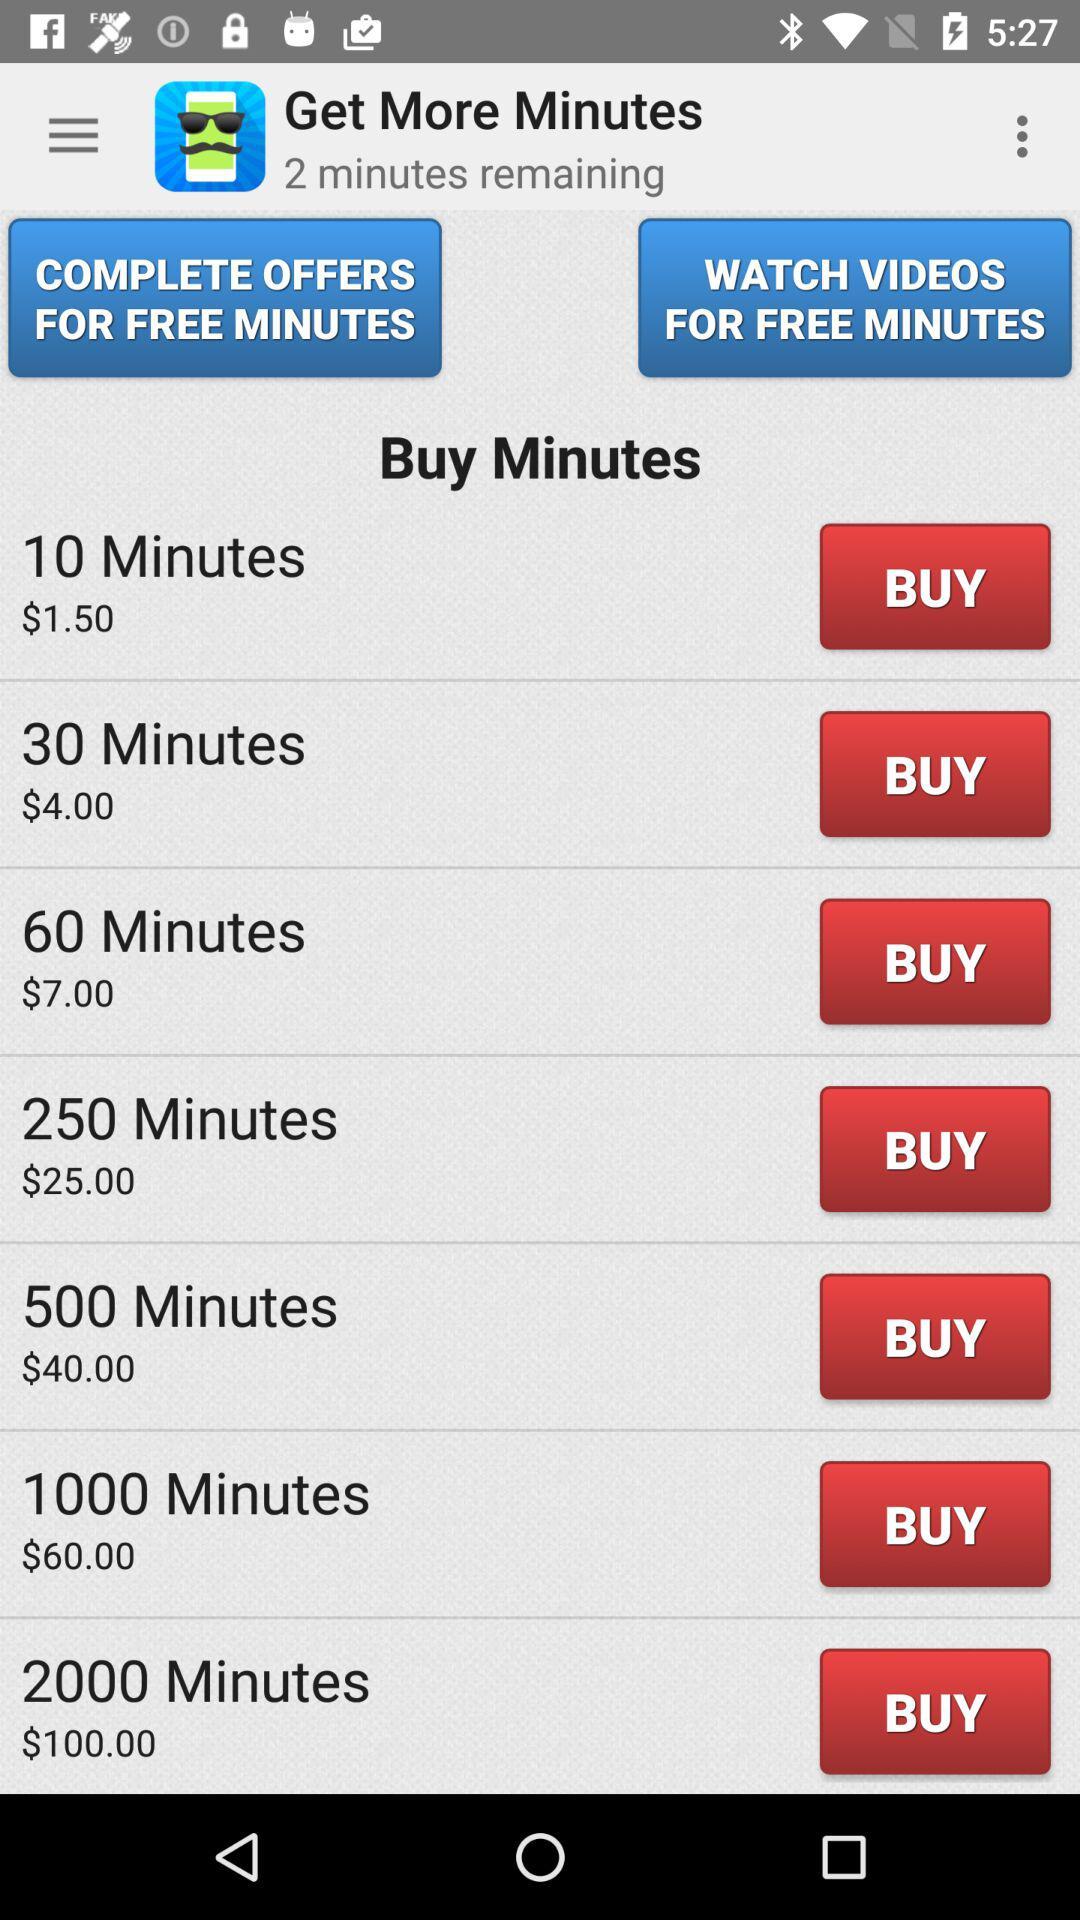 This screenshot has width=1080, height=1920. Describe the element at coordinates (1027, 135) in the screenshot. I see `the item next to the get more minutes item` at that location.